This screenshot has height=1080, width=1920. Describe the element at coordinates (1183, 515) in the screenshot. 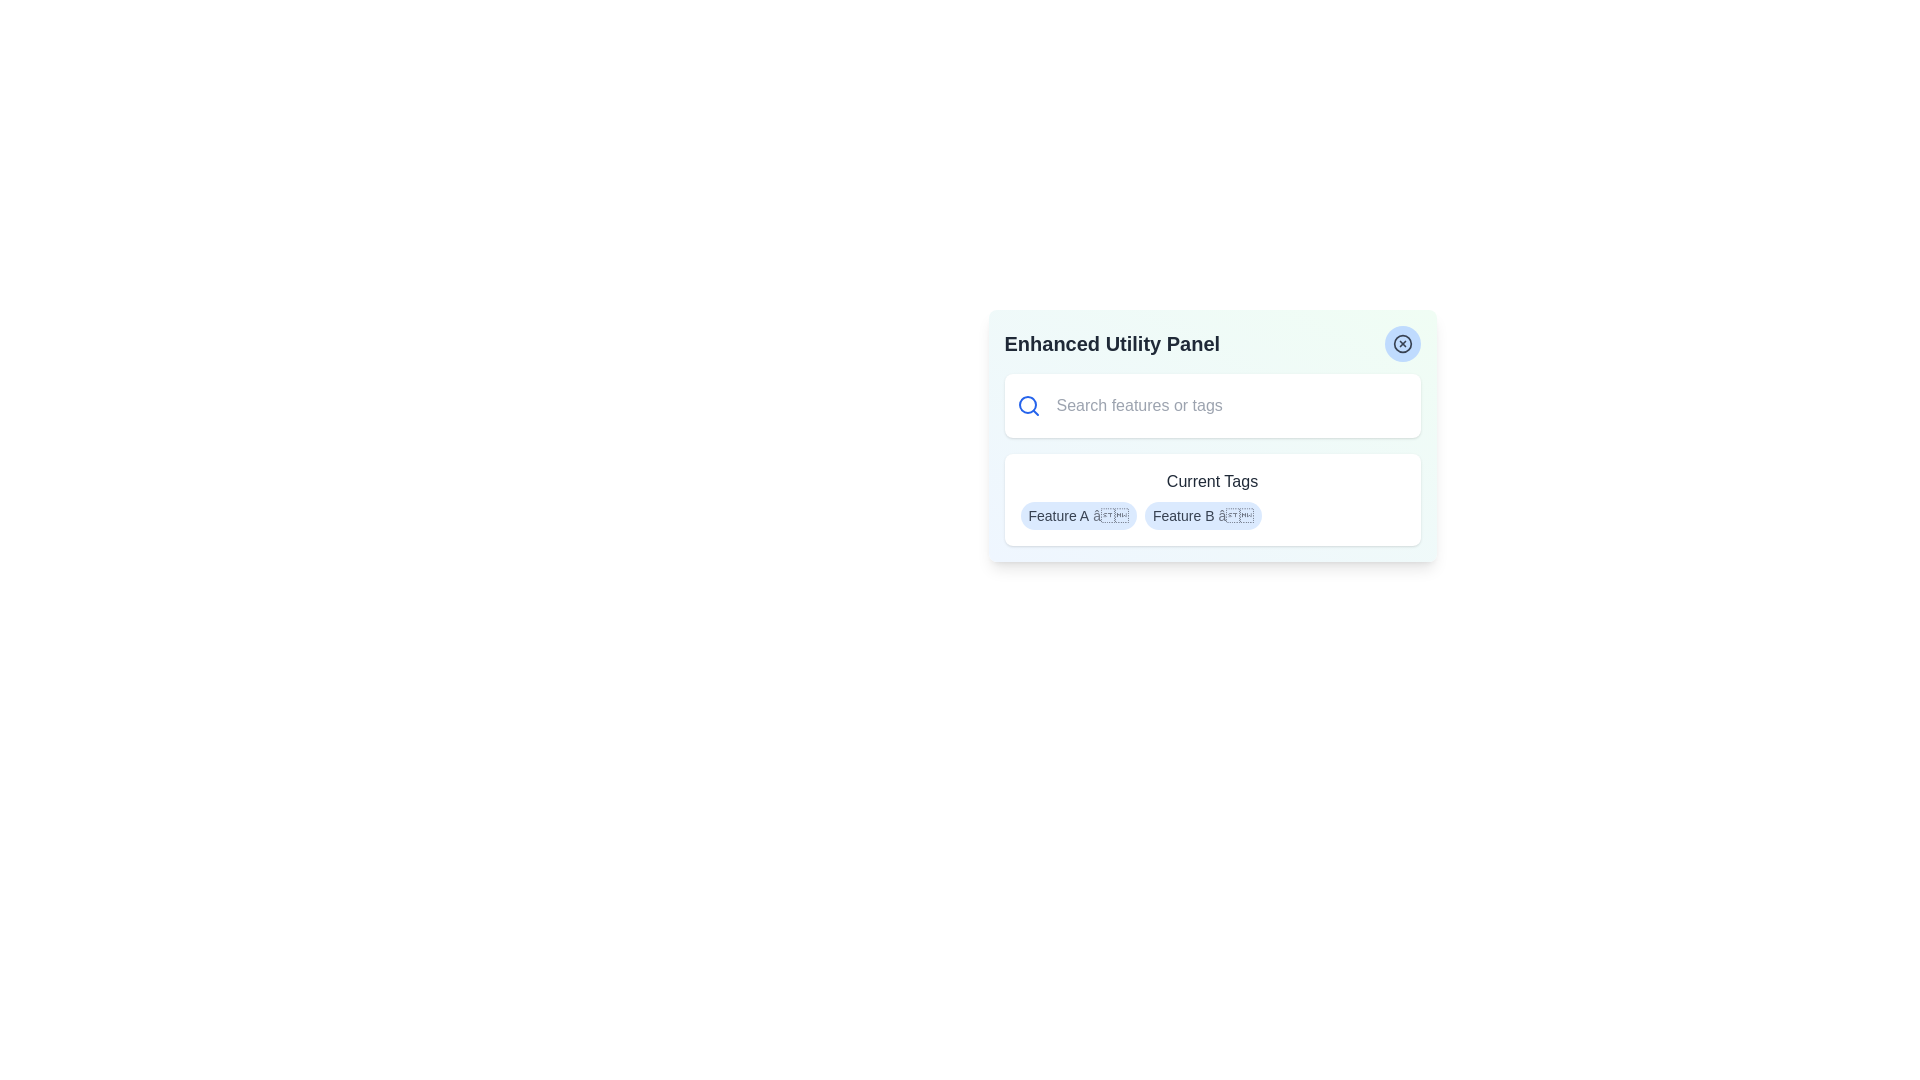

I see `the 'Feature B' text label located in the second slot of the 'Current Tags' section, which is displayed inside a box with rounded corners and a light blue background` at that location.